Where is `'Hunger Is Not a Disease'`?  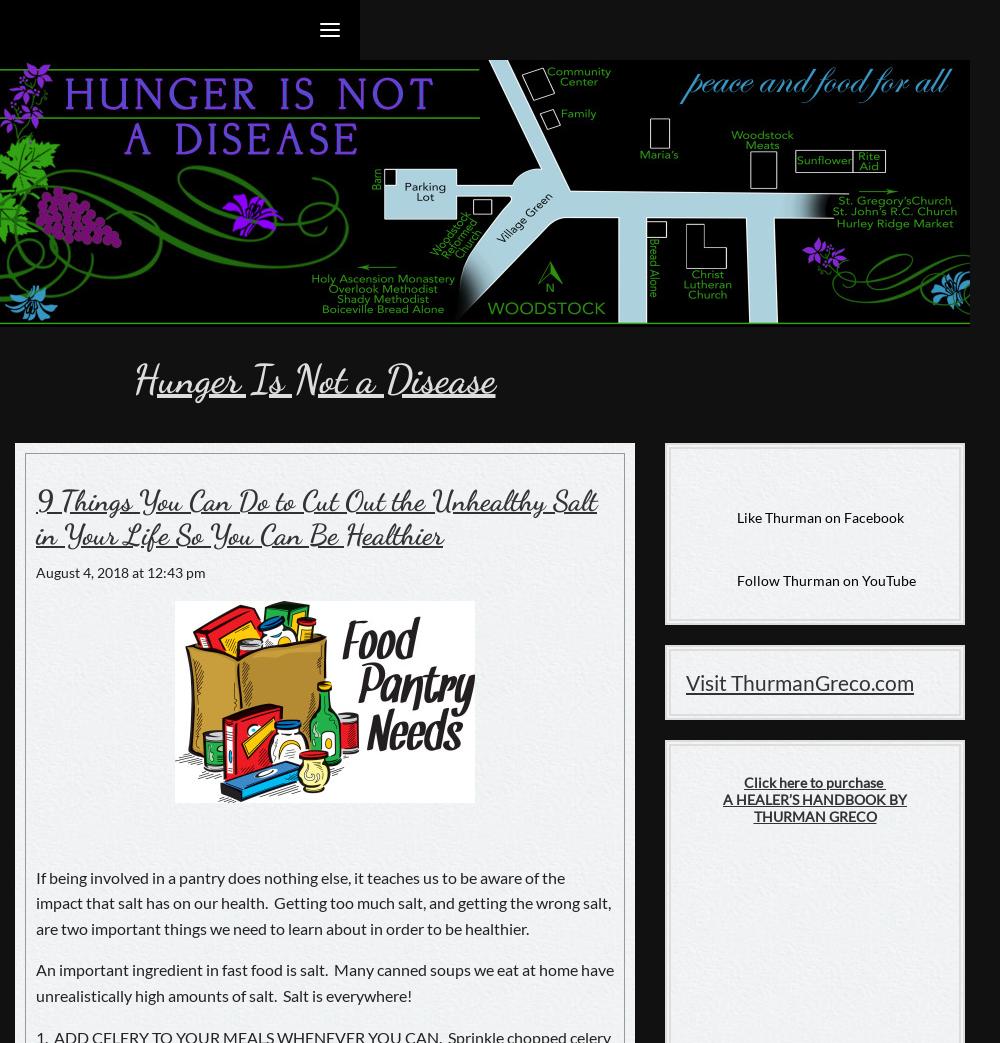 'Hunger Is Not a Disease' is located at coordinates (312, 379).